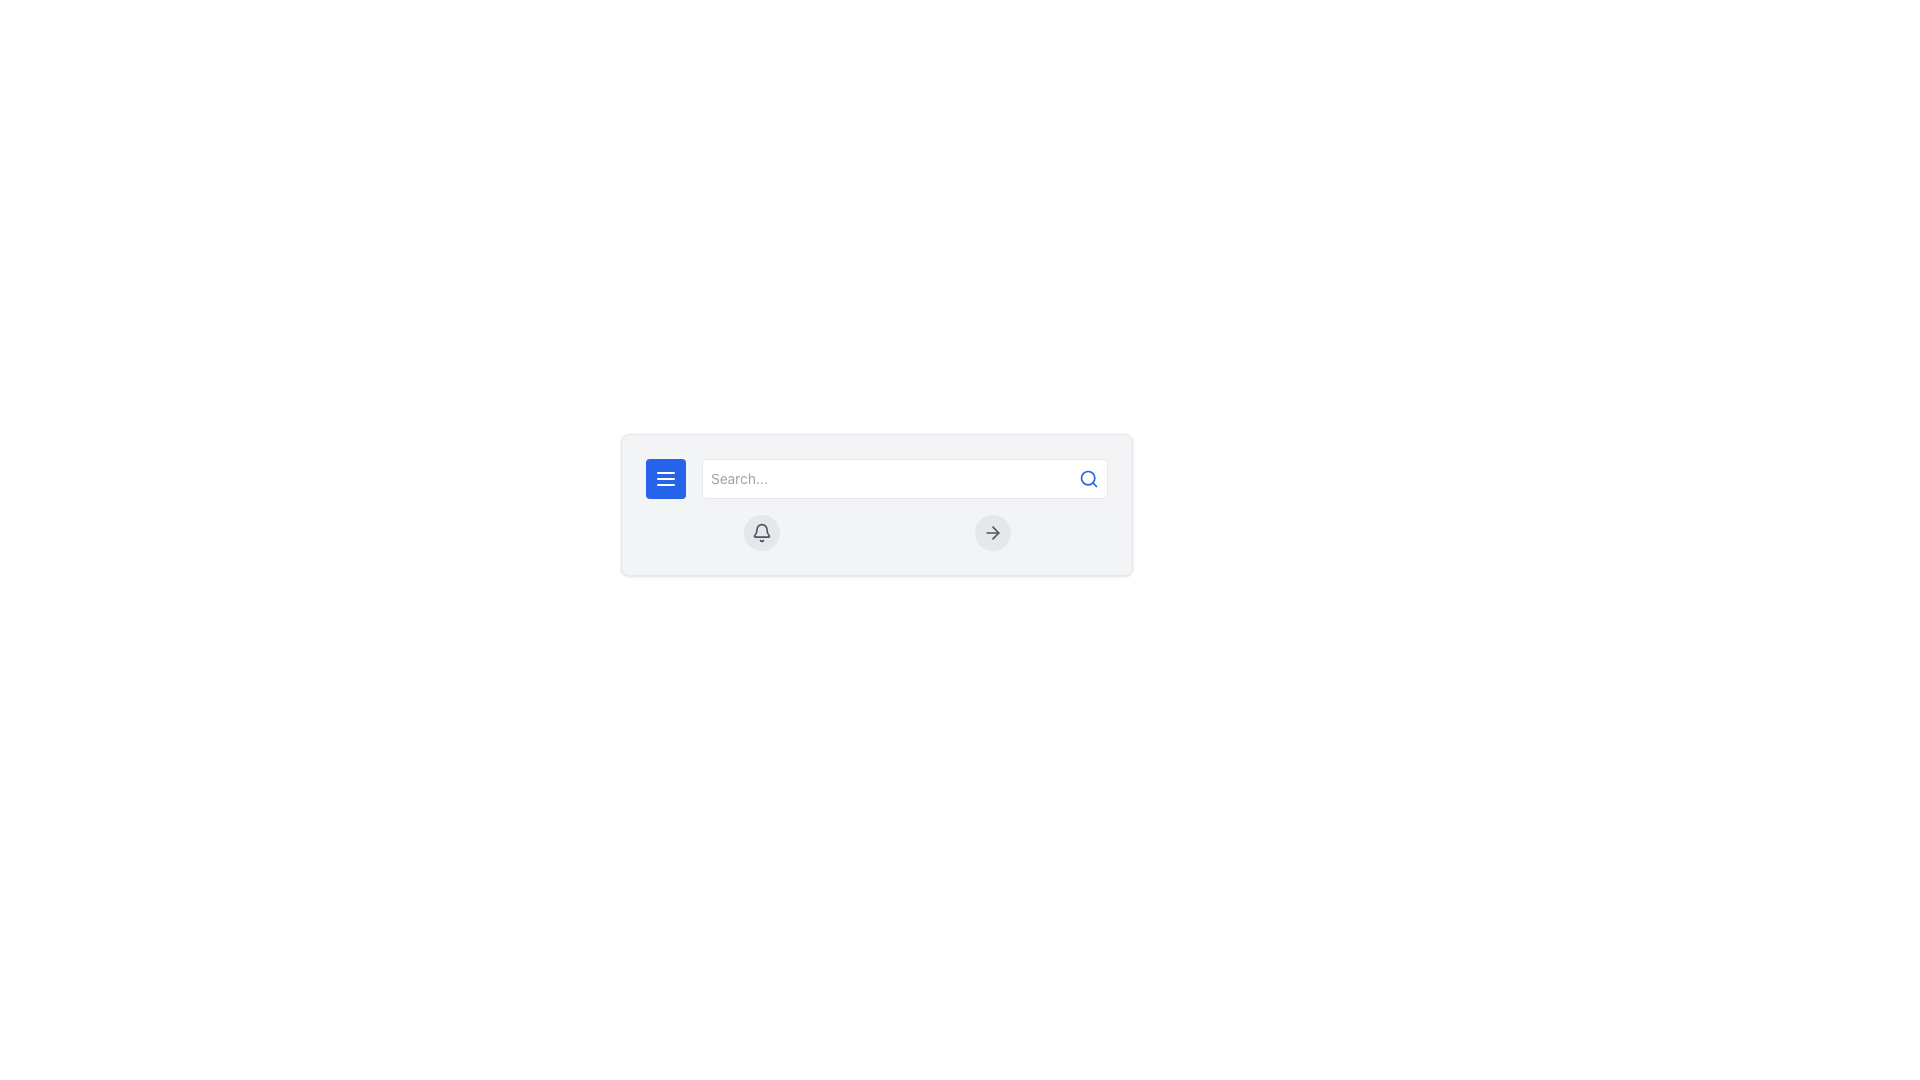  I want to click on the leftmost button in the horizontal row for accessibility navigation, so click(666, 478).